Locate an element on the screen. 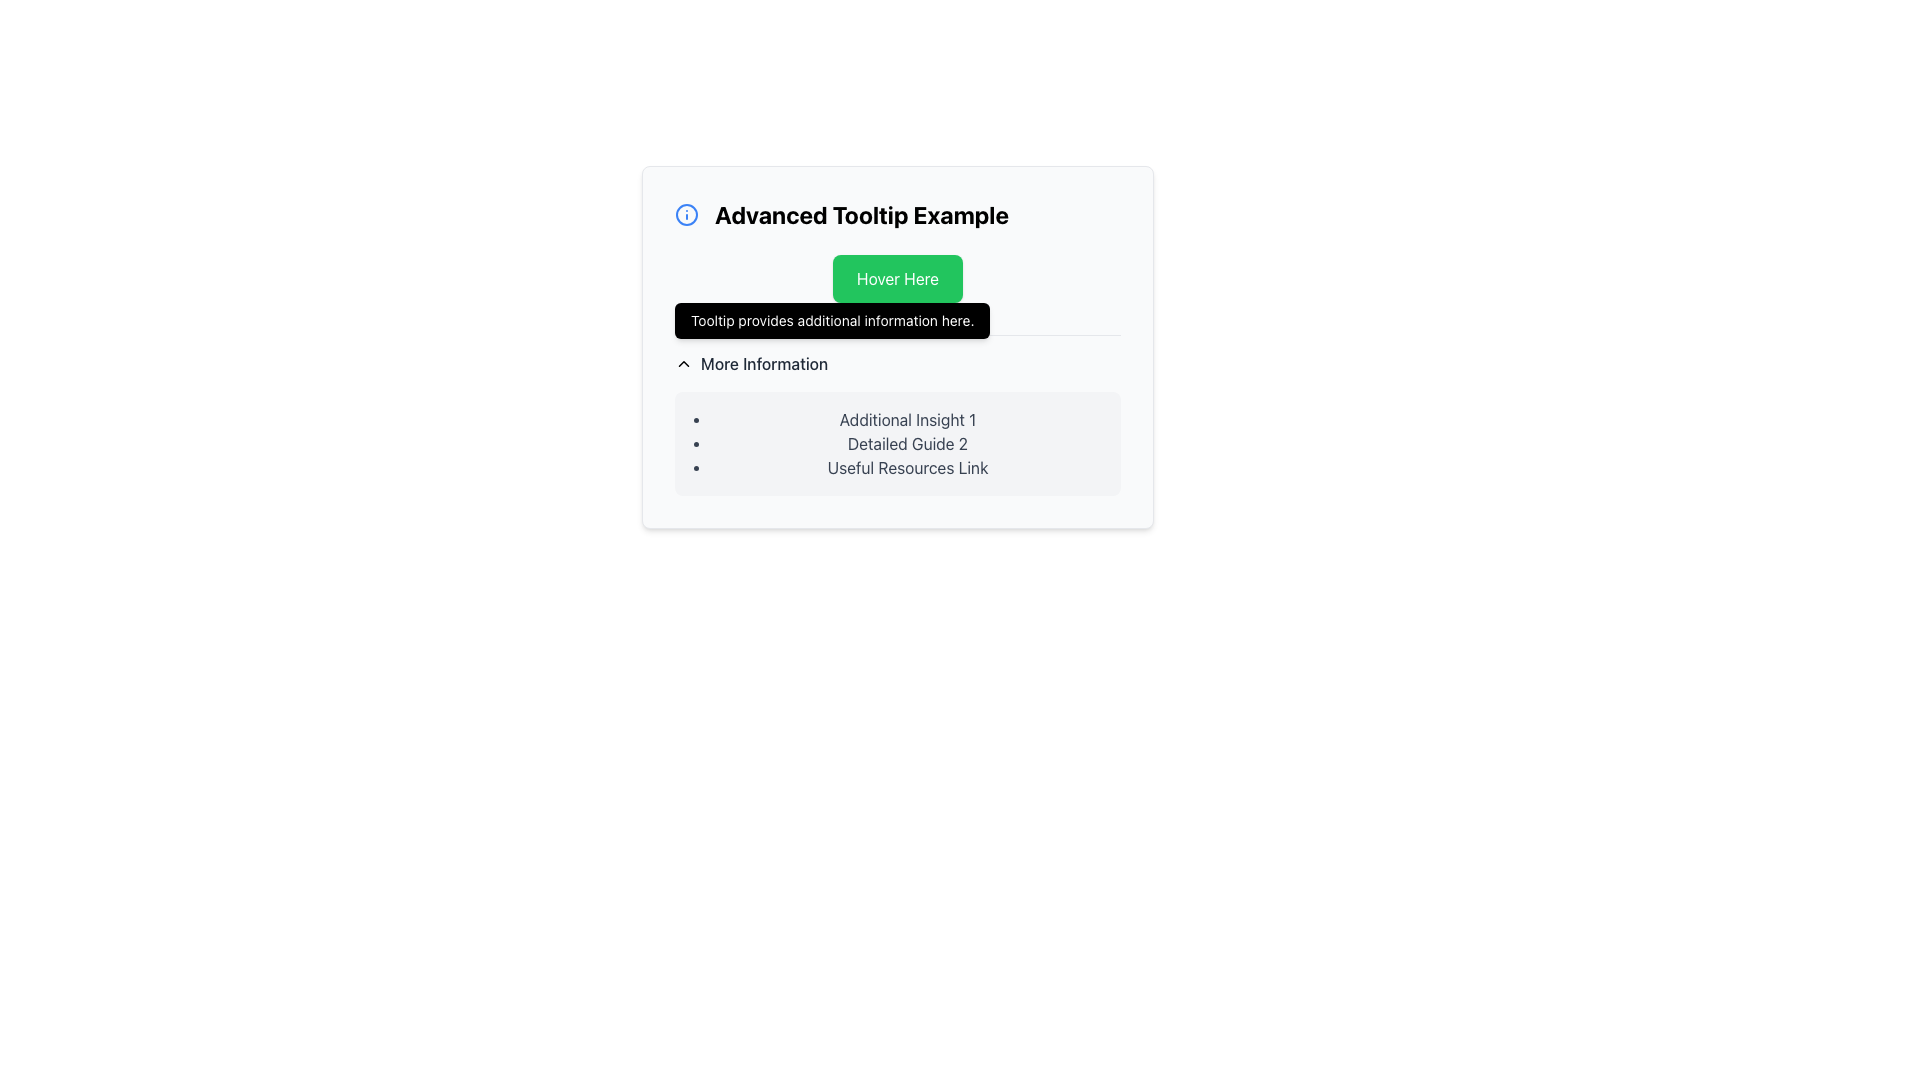 Image resolution: width=1920 pixels, height=1080 pixels. the text label displaying 'Advanced Tooltip Example', which is positioned above the green button labeled 'Hover Here' and next to a circular information icon is located at coordinates (896, 215).